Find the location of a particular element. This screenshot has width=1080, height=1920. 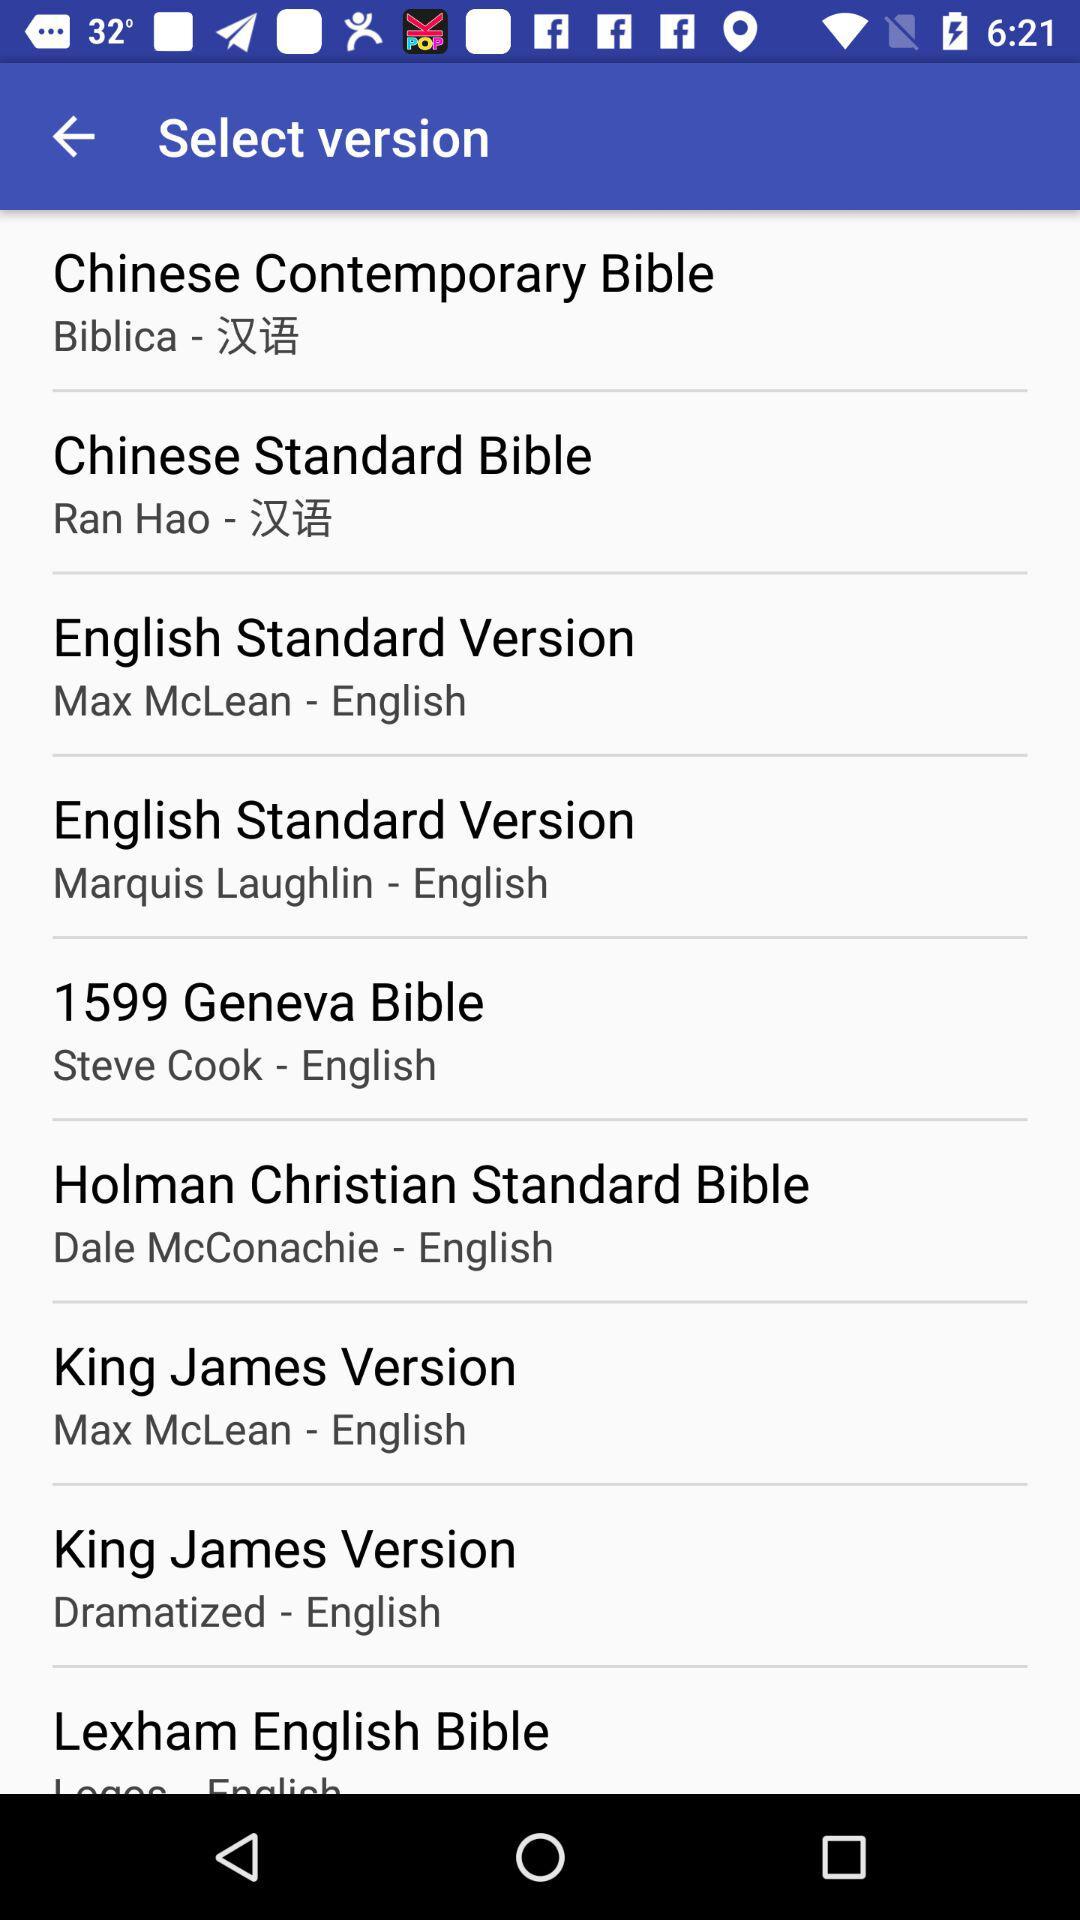

the app to the left of select version icon is located at coordinates (72, 135).